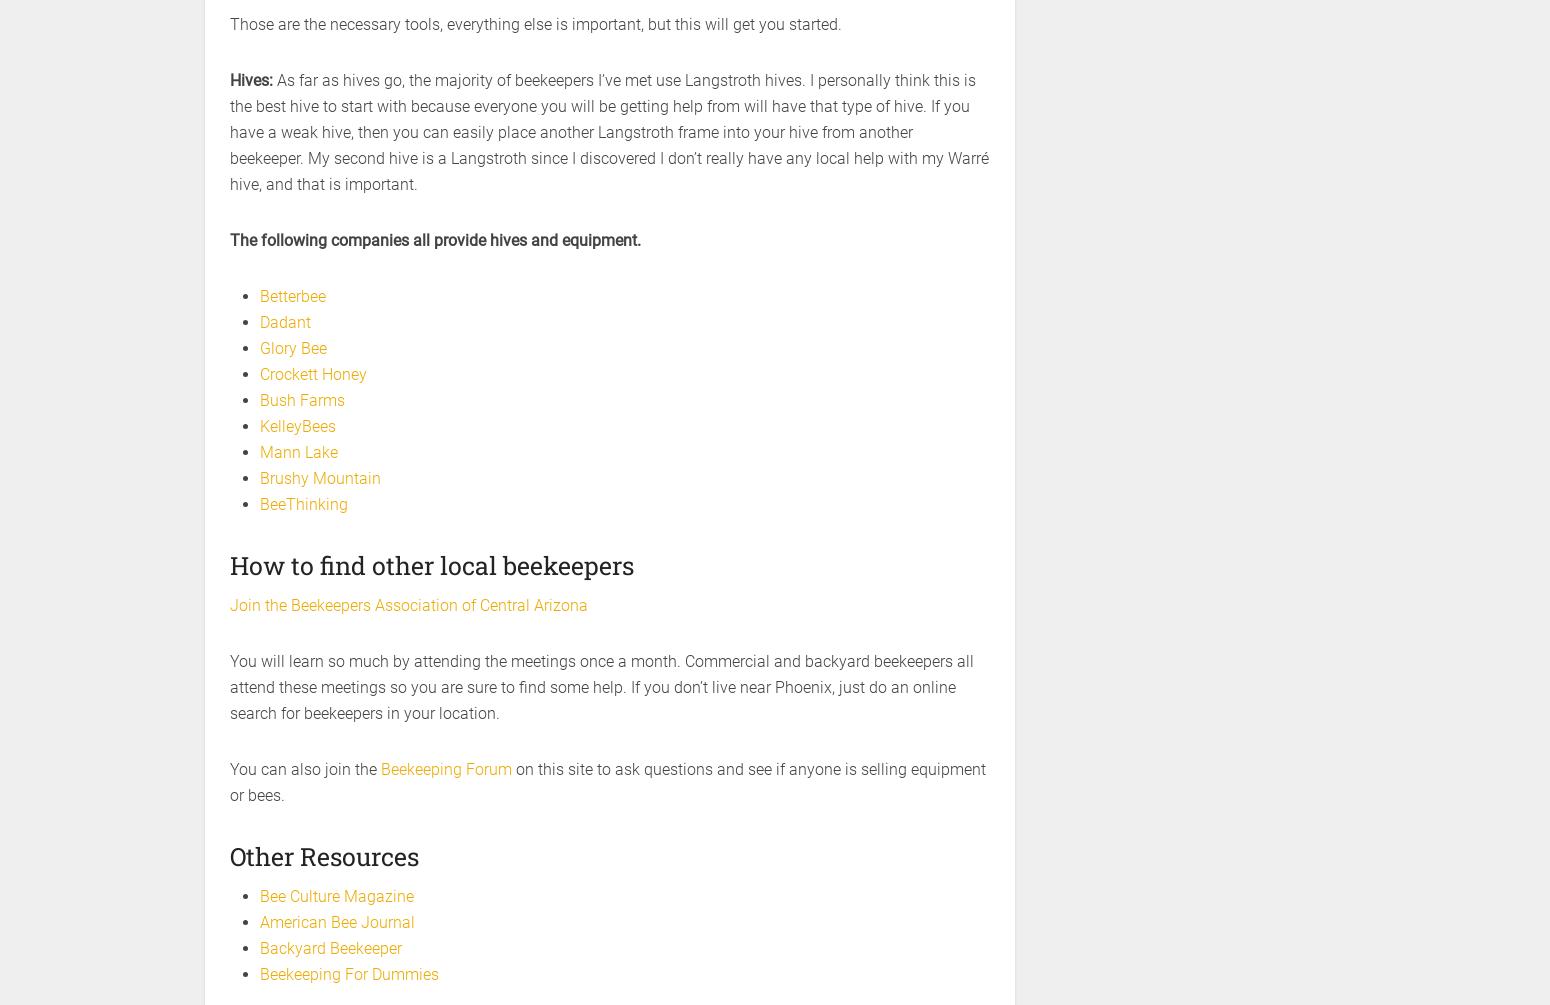 This screenshot has height=1005, width=1550. Describe the element at coordinates (602, 687) in the screenshot. I see `'You will learn so much by attending the meetings once a month. Commercial and backyard beekeepers all attend these meetings so you are sure to find some help. If you don’t live near Phoenix, just do an online search for beekeepers in your location.'` at that location.